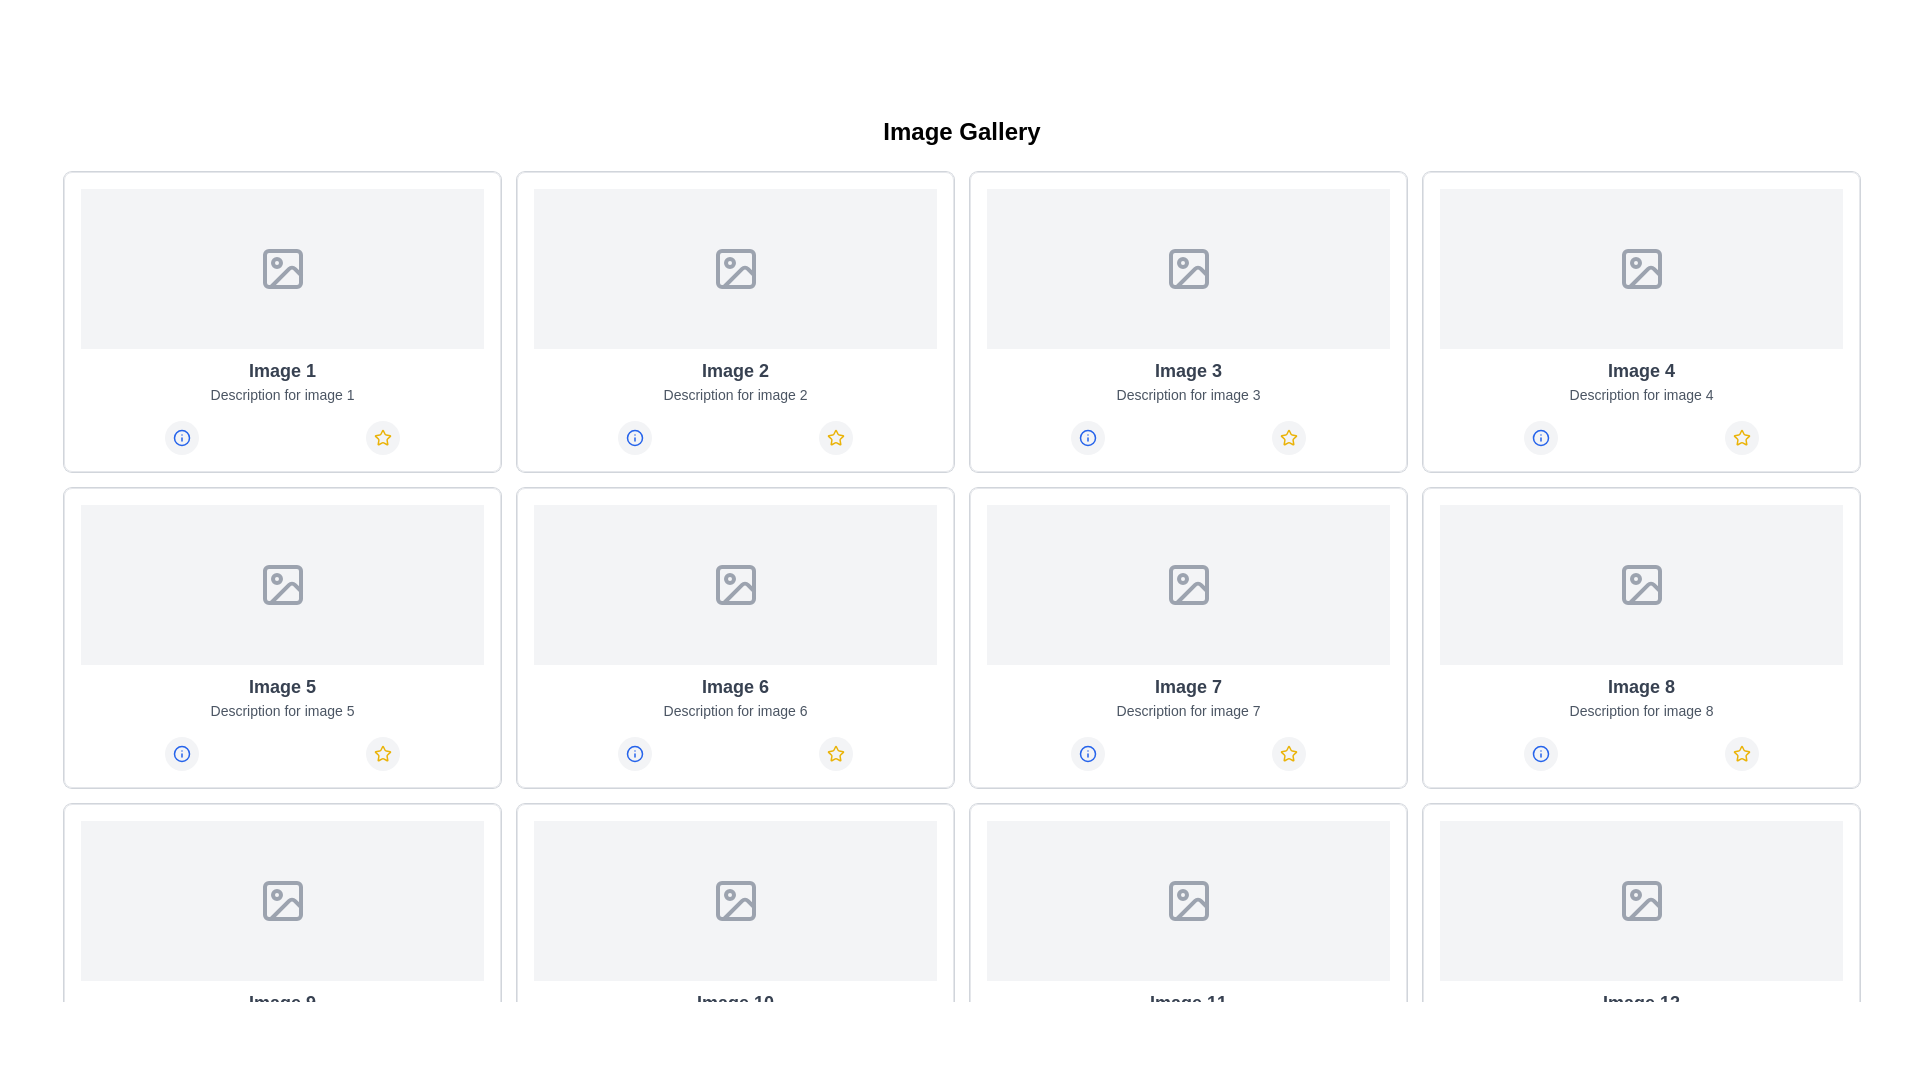 Image resolution: width=1920 pixels, height=1080 pixels. I want to click on the star icon located in the control row below the 'Image 6' card to favorite the associated image, so click(836, 753).